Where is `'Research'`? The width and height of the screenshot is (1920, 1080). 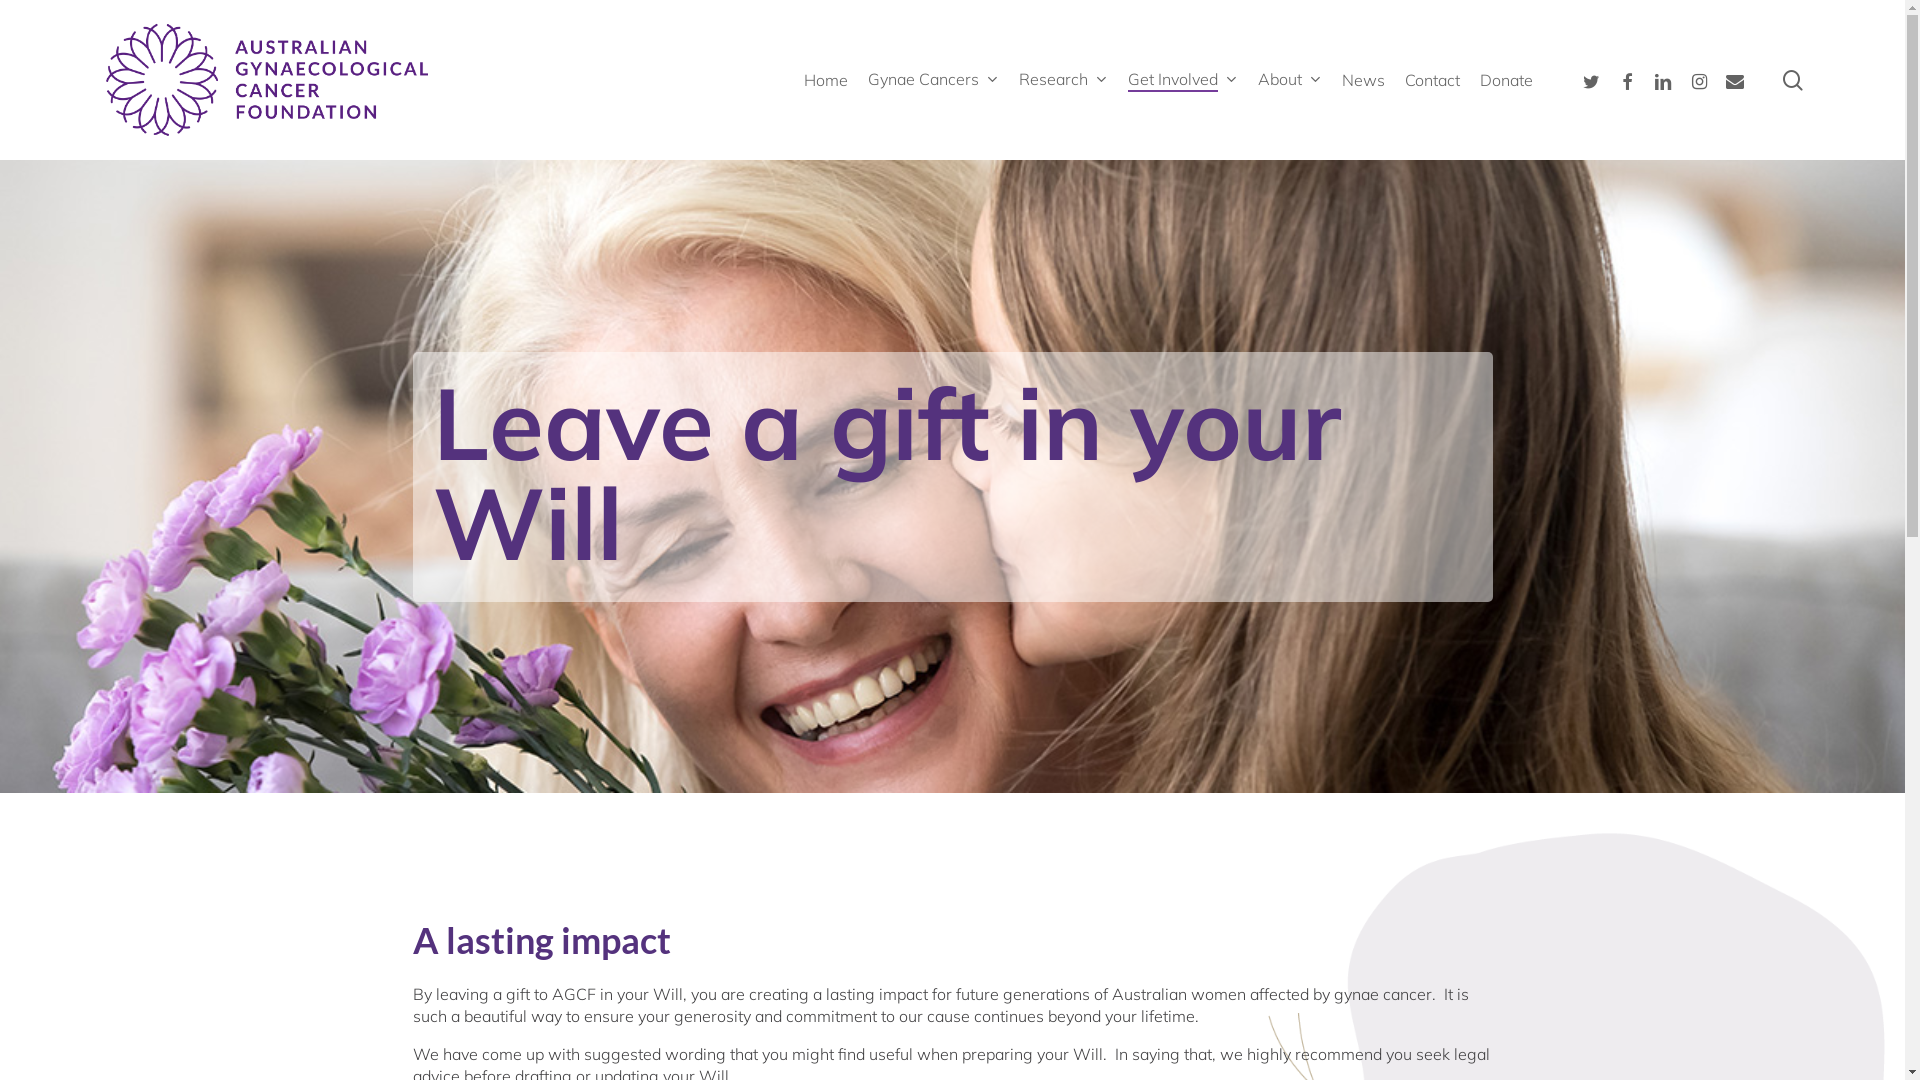 'Research' is located at coordinates (1062, 79).